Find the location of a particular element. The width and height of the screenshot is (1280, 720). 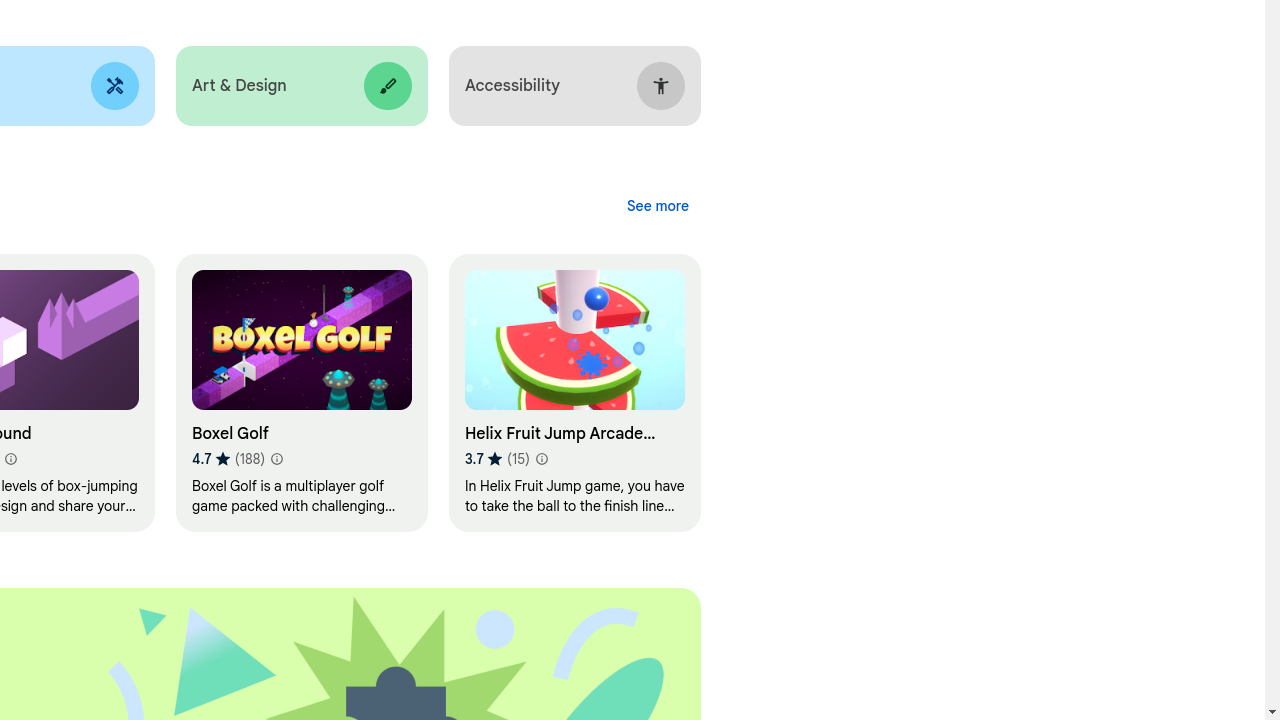

'Art & Design' is located at coordinates (300, 85).